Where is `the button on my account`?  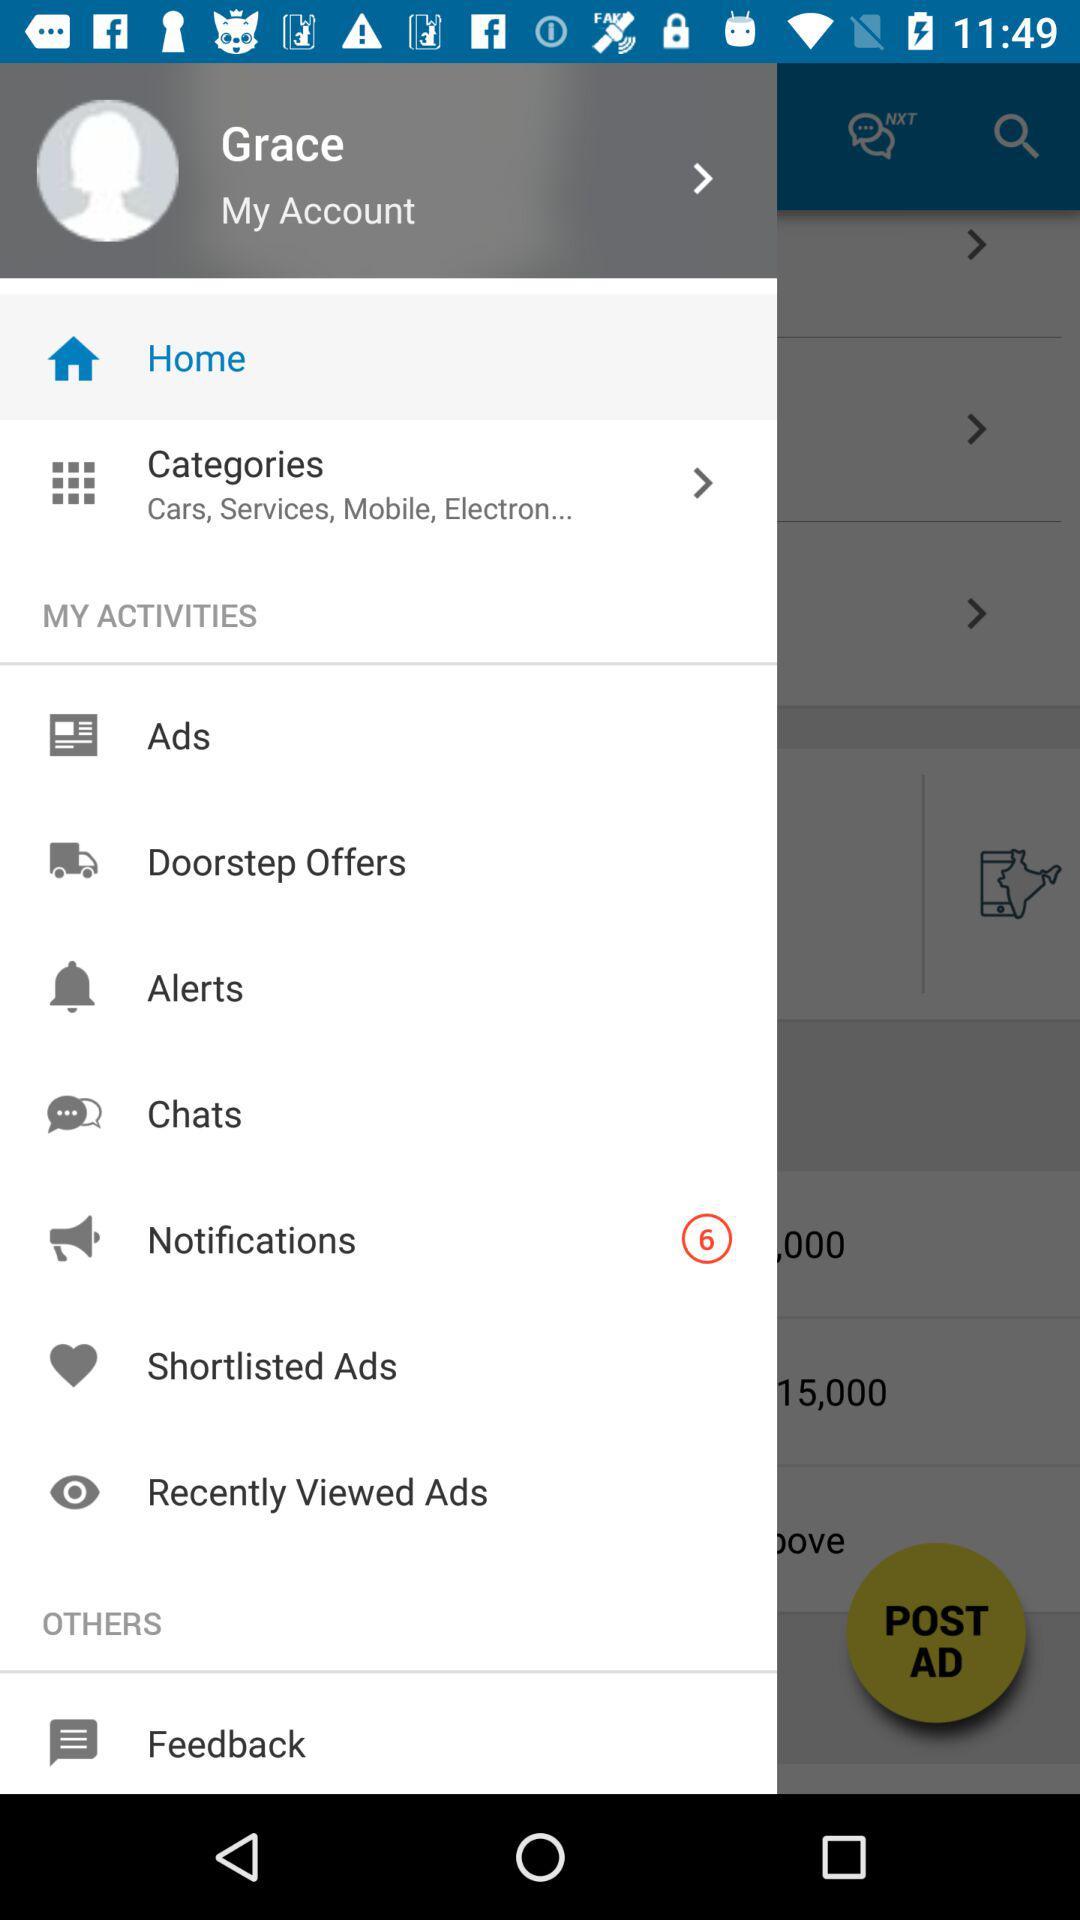
the button on my account is located at coordinates (386, 134).